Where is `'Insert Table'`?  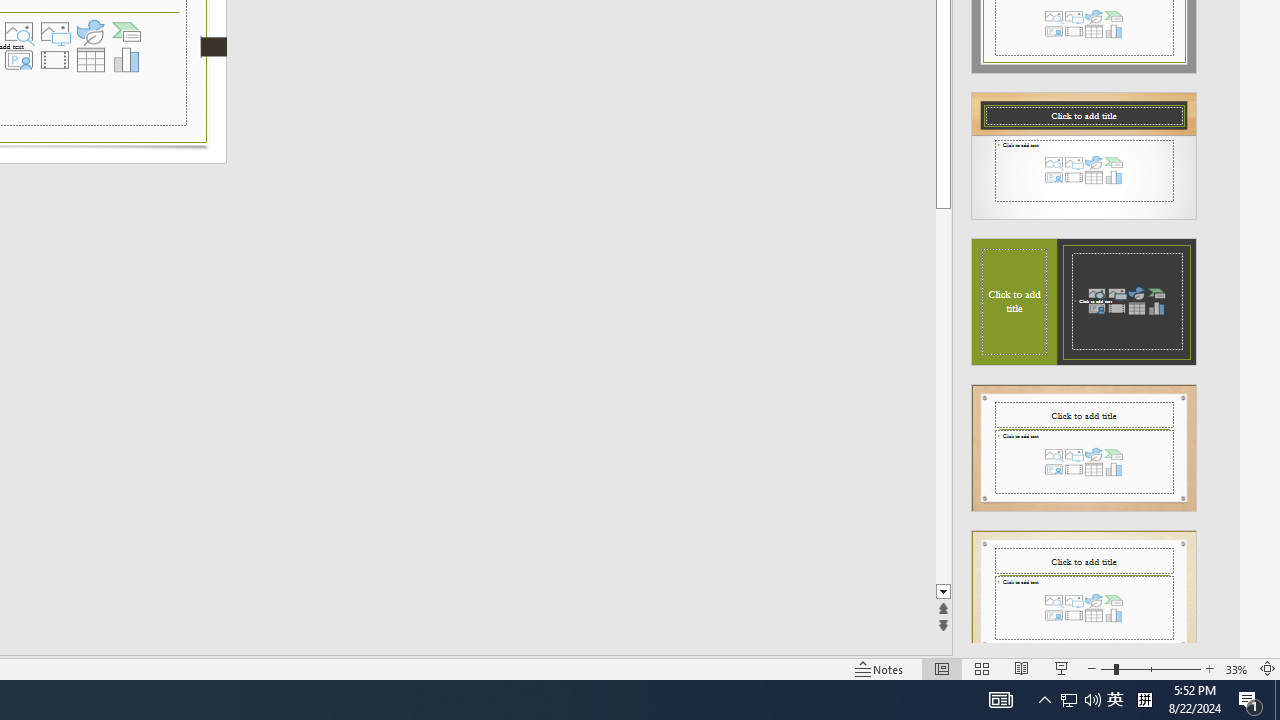 'Insert Table' is located at coordinates (90, 59).